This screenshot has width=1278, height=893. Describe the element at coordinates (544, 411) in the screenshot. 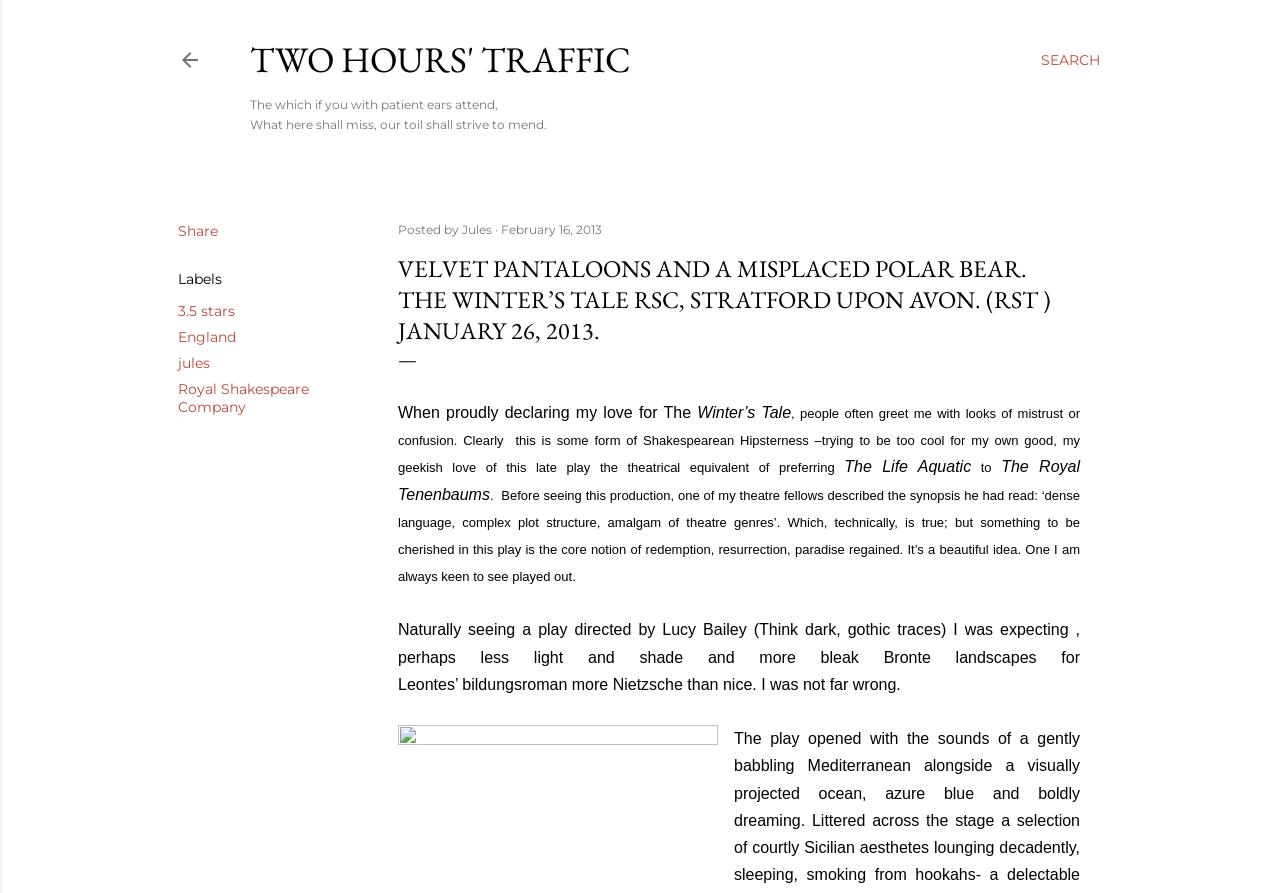

I see `'When proudly declaring my love for The'` at that location.